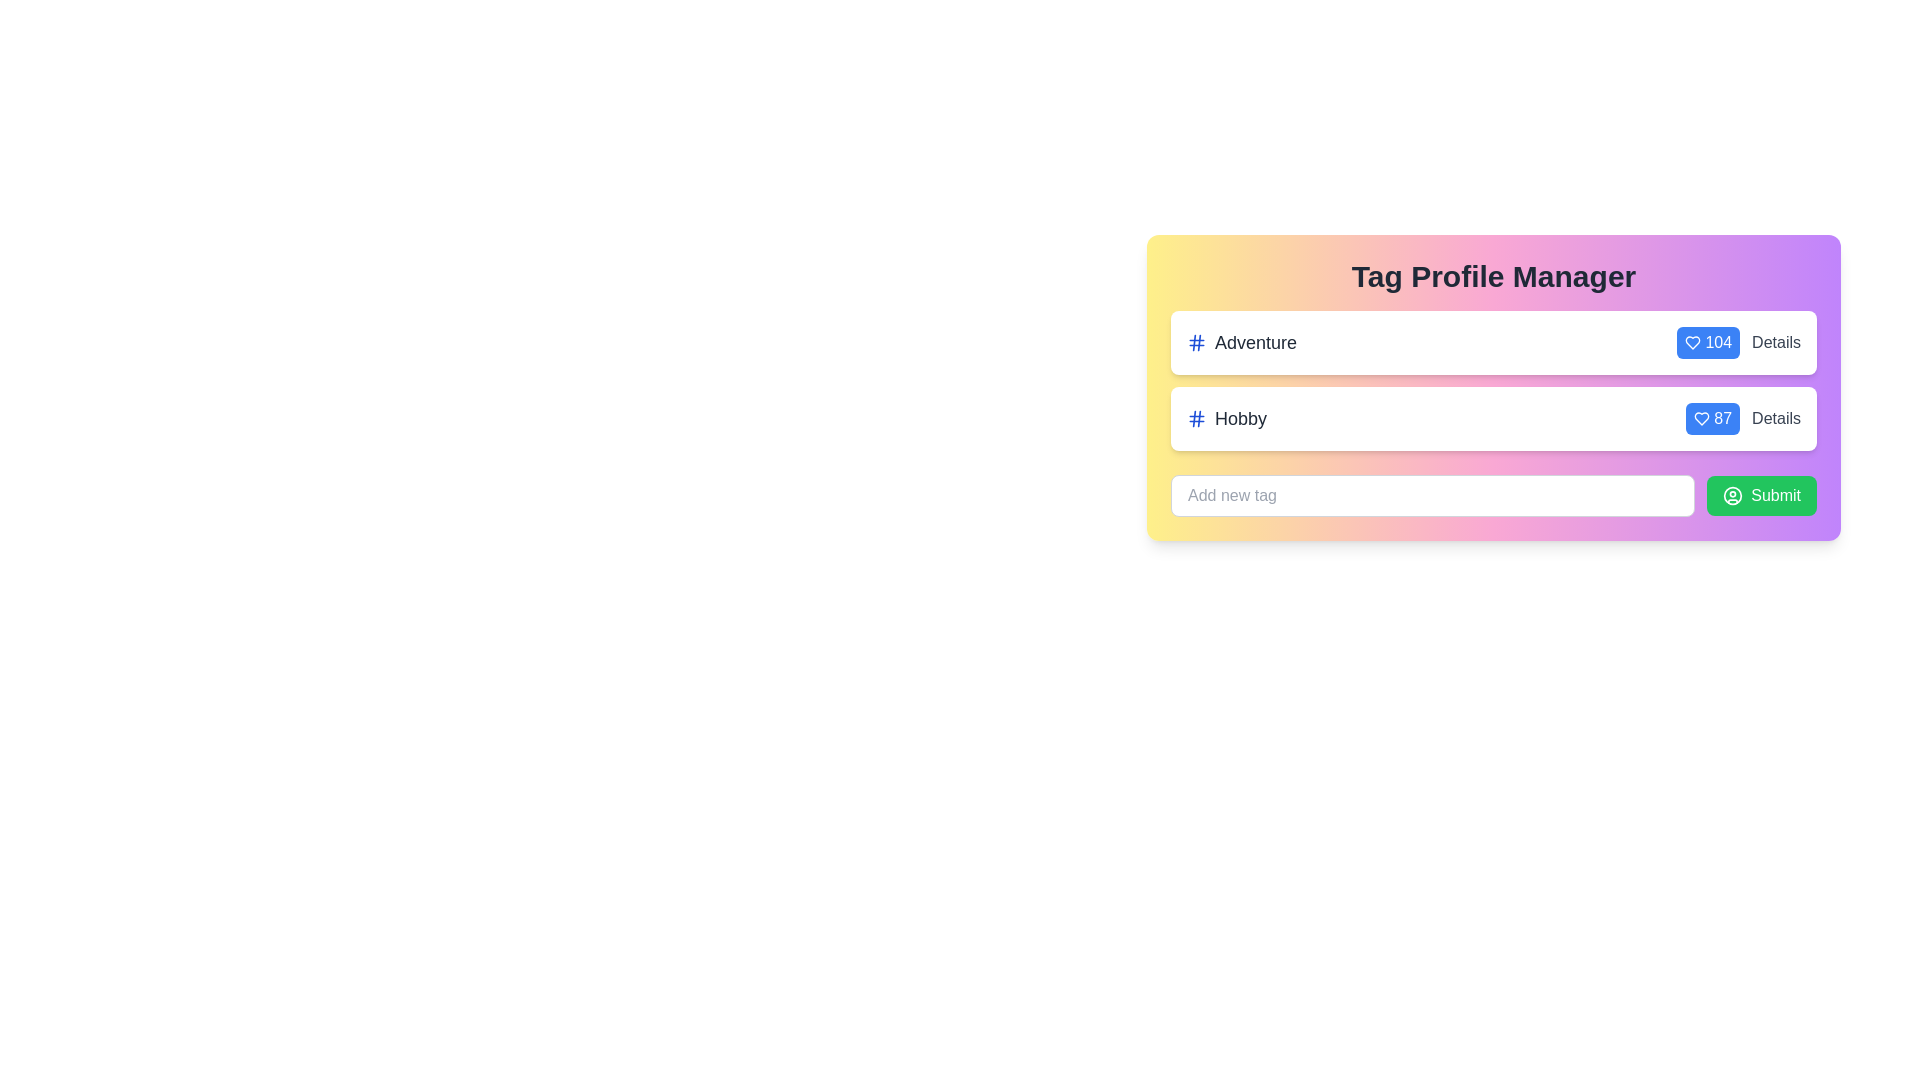  I want to click on the blue rectangular button with a white heart icon and the number '104', so click(1707, 342).